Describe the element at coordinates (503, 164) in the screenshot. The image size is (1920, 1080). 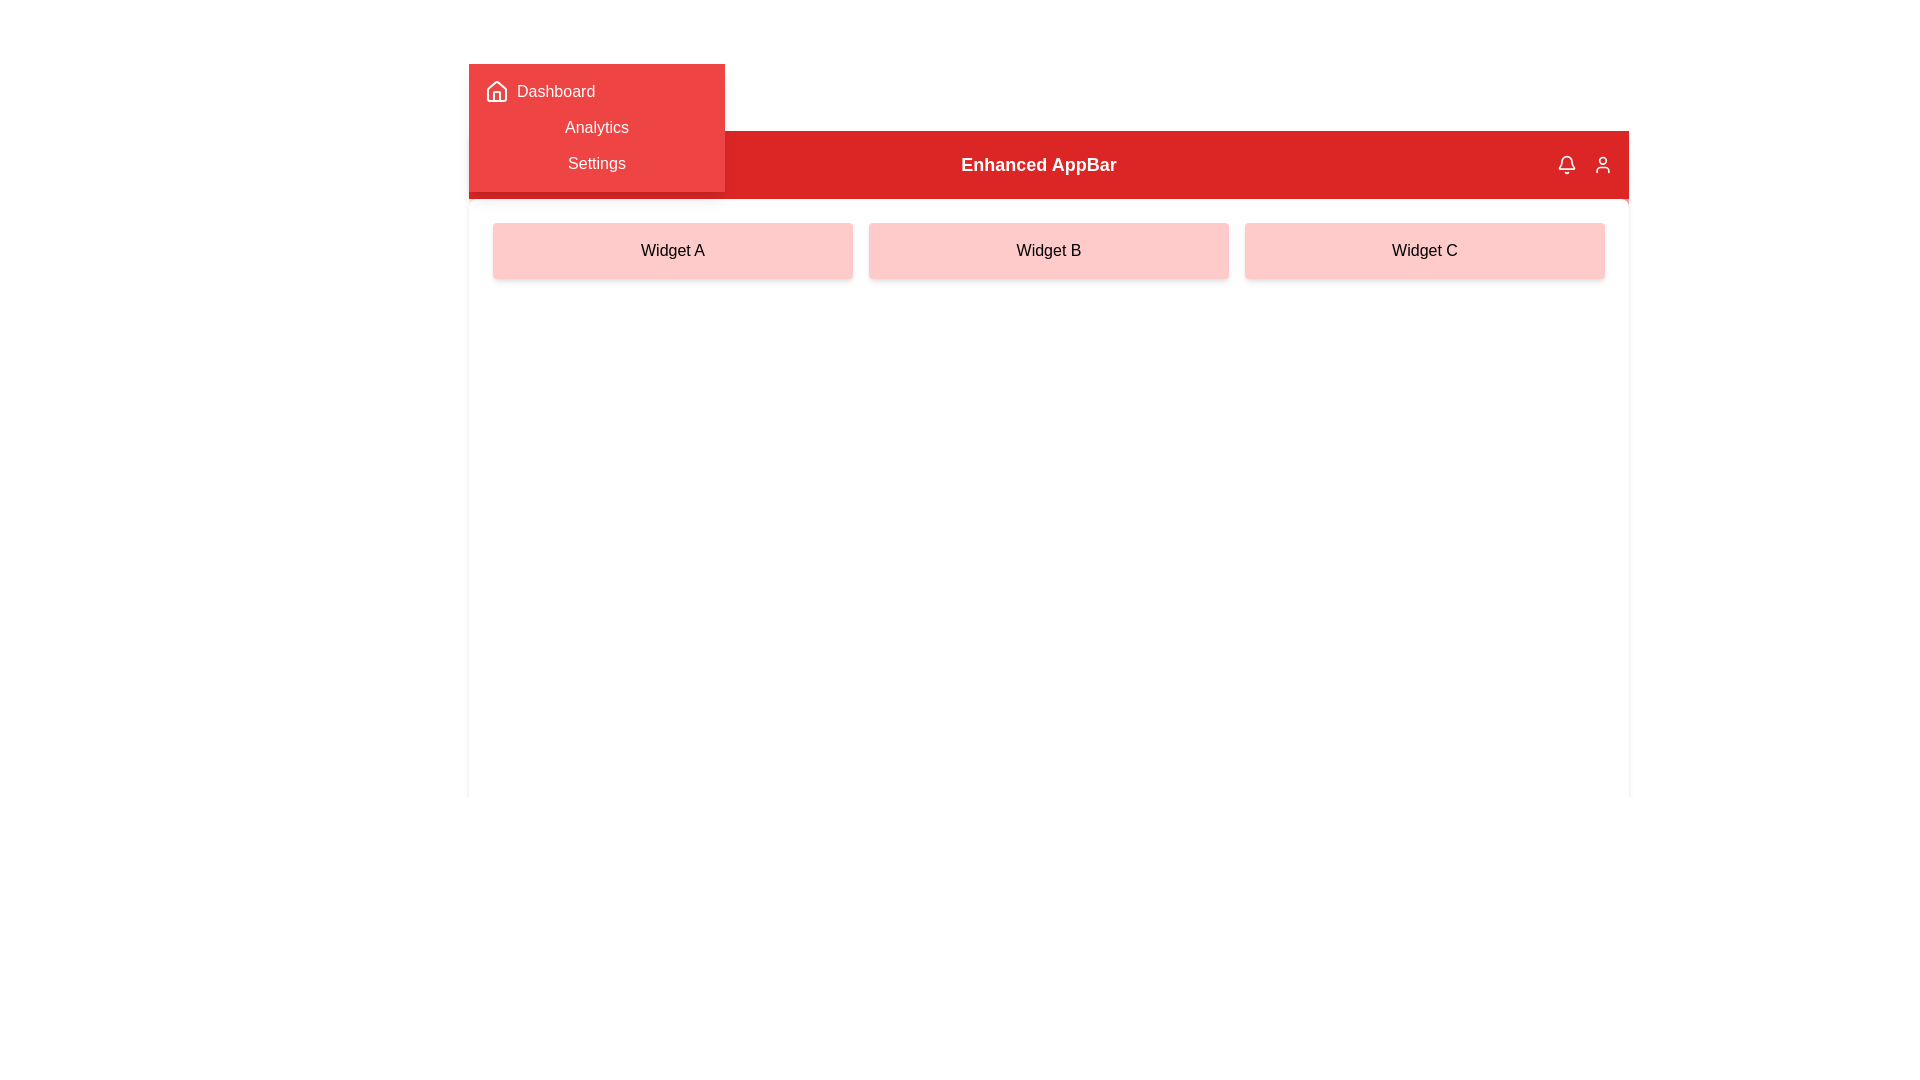
I see `the red button with the menu icon to toggle the visibility of the sidebar menu` at that location.